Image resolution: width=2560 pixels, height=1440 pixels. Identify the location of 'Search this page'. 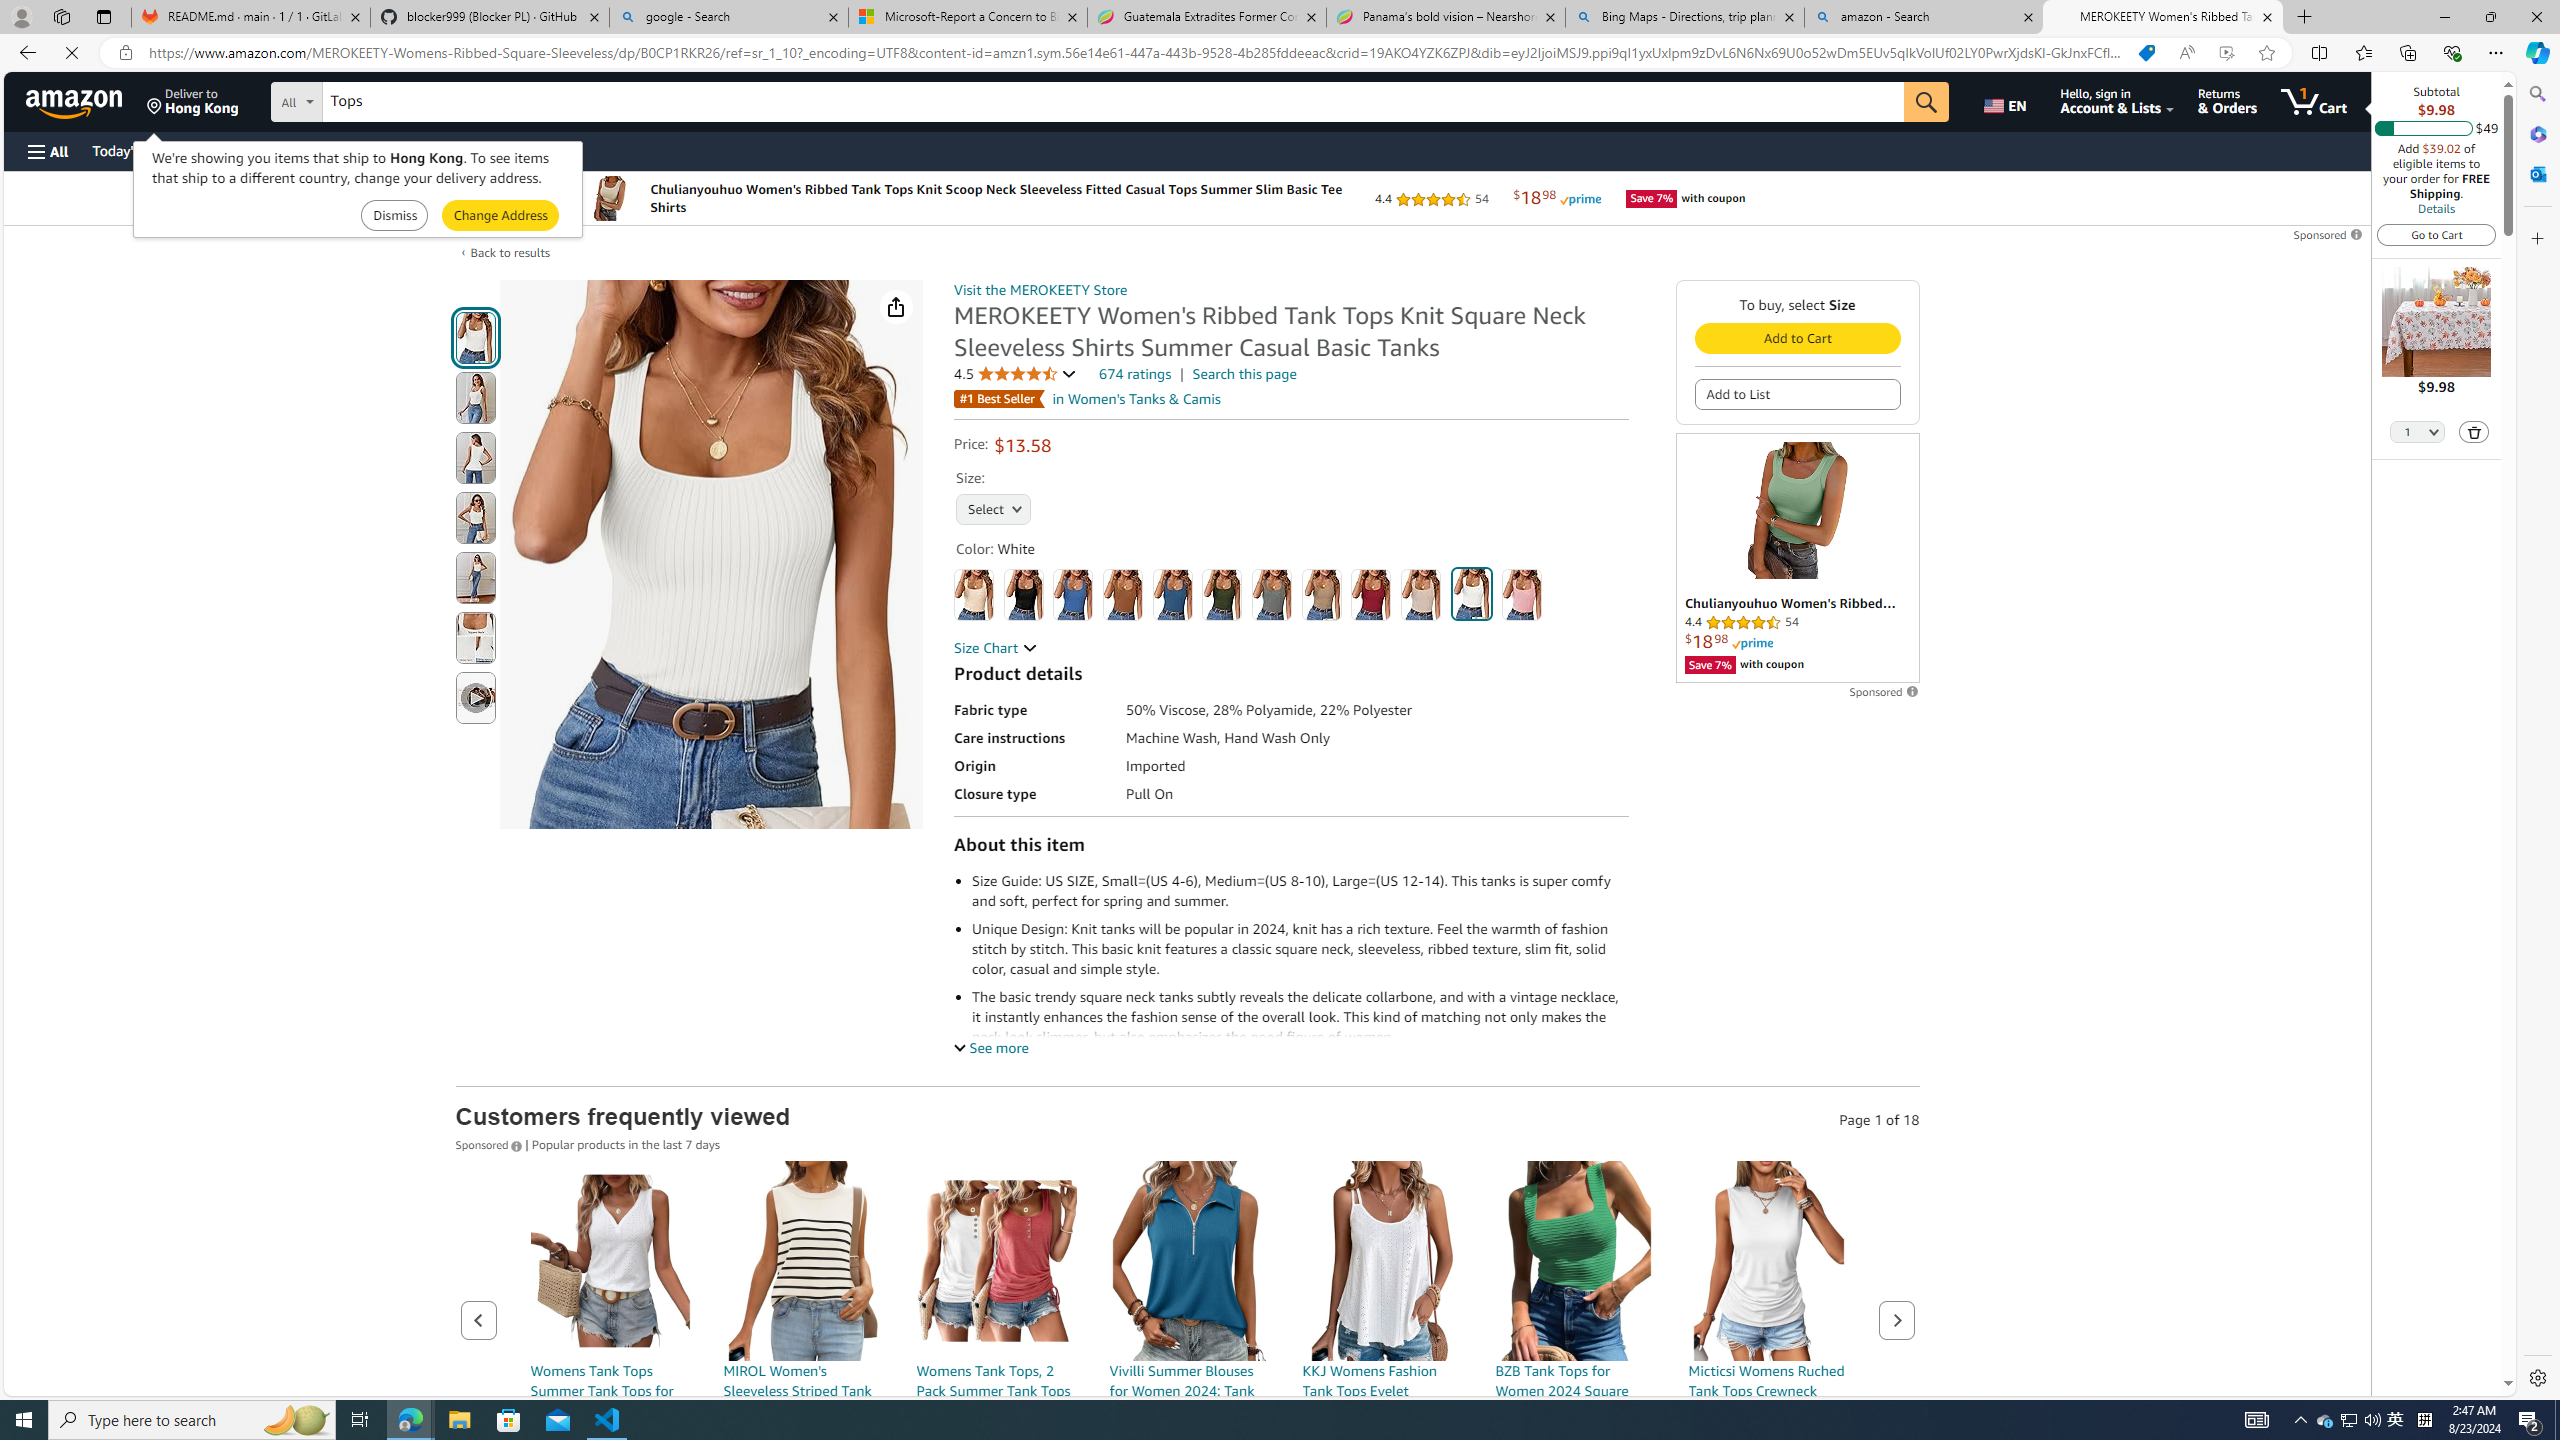
(1244, 374).